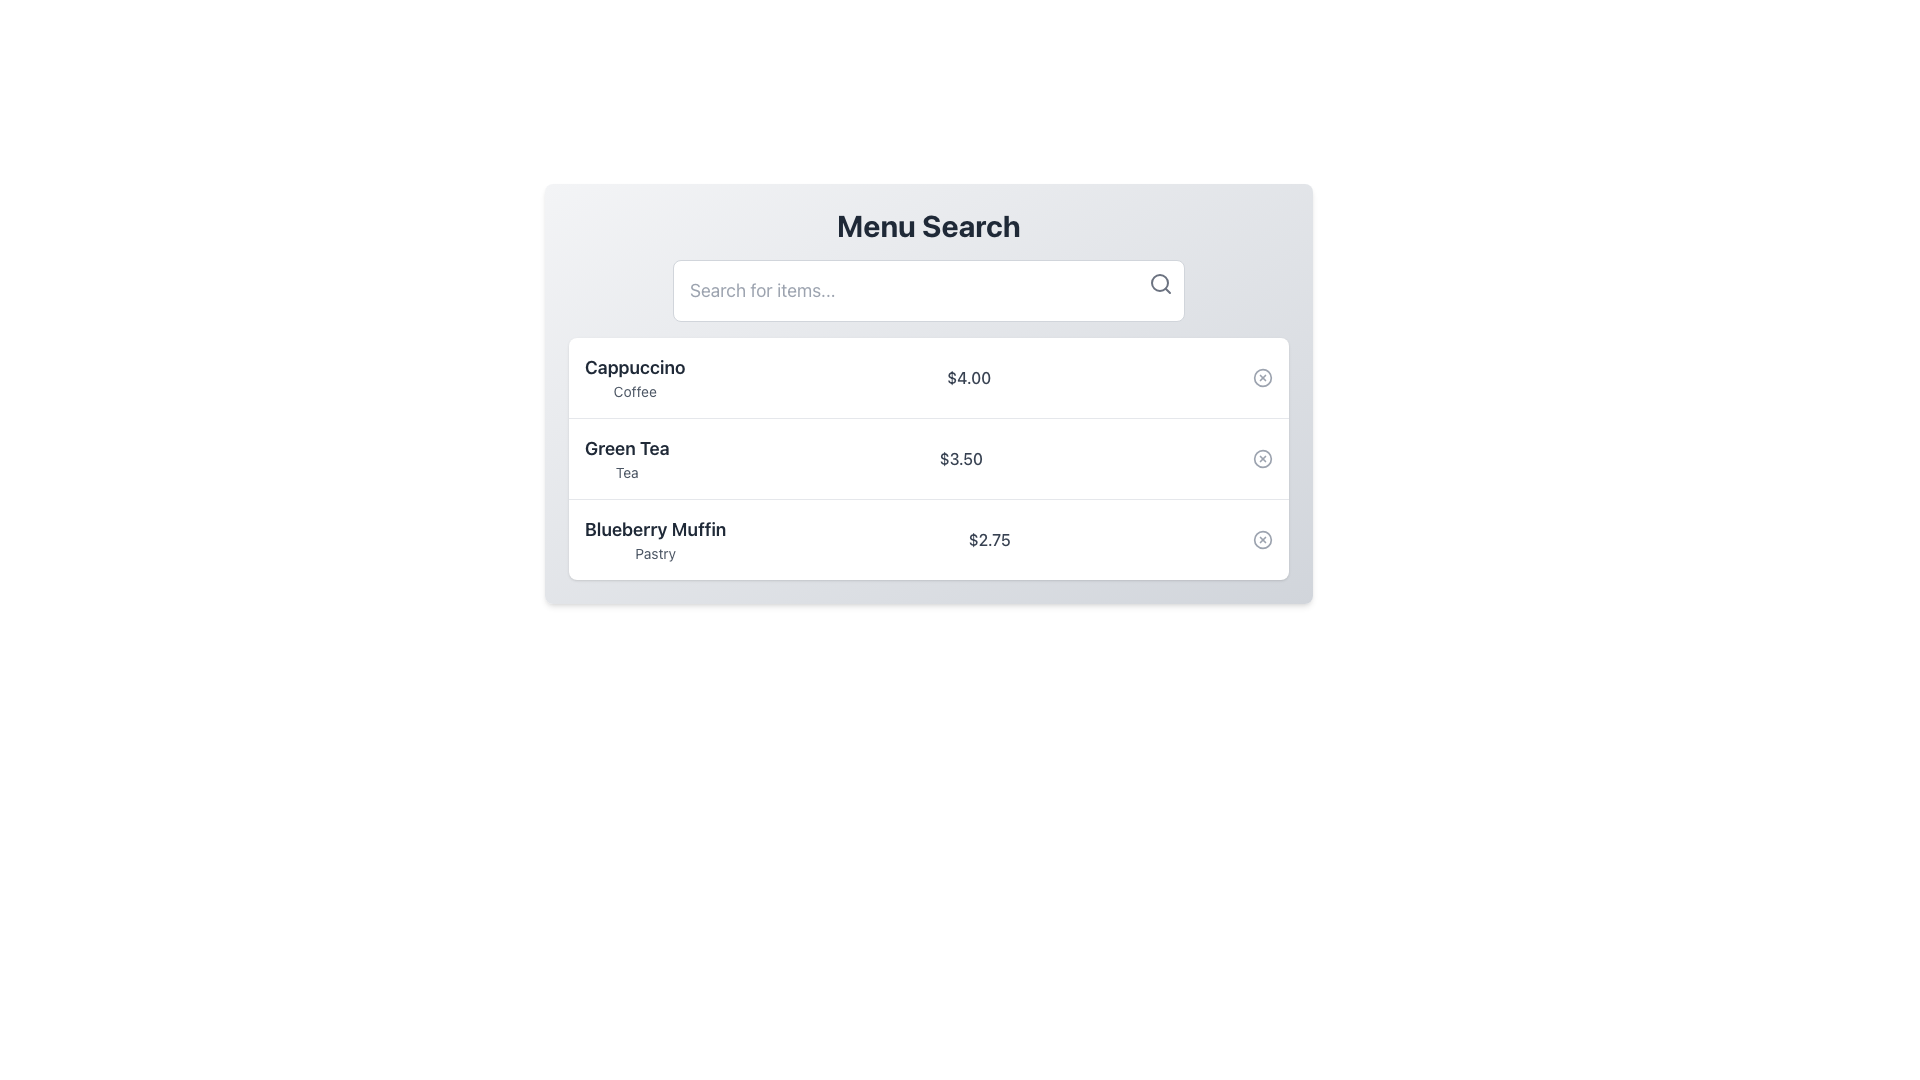  What do you see at coordinates (961, 459) in the screenshot?
I see `the price element '$3.50' displayed in gray text for the 'Green Tea' item in the menu interface` at bounding box center [961, 459].